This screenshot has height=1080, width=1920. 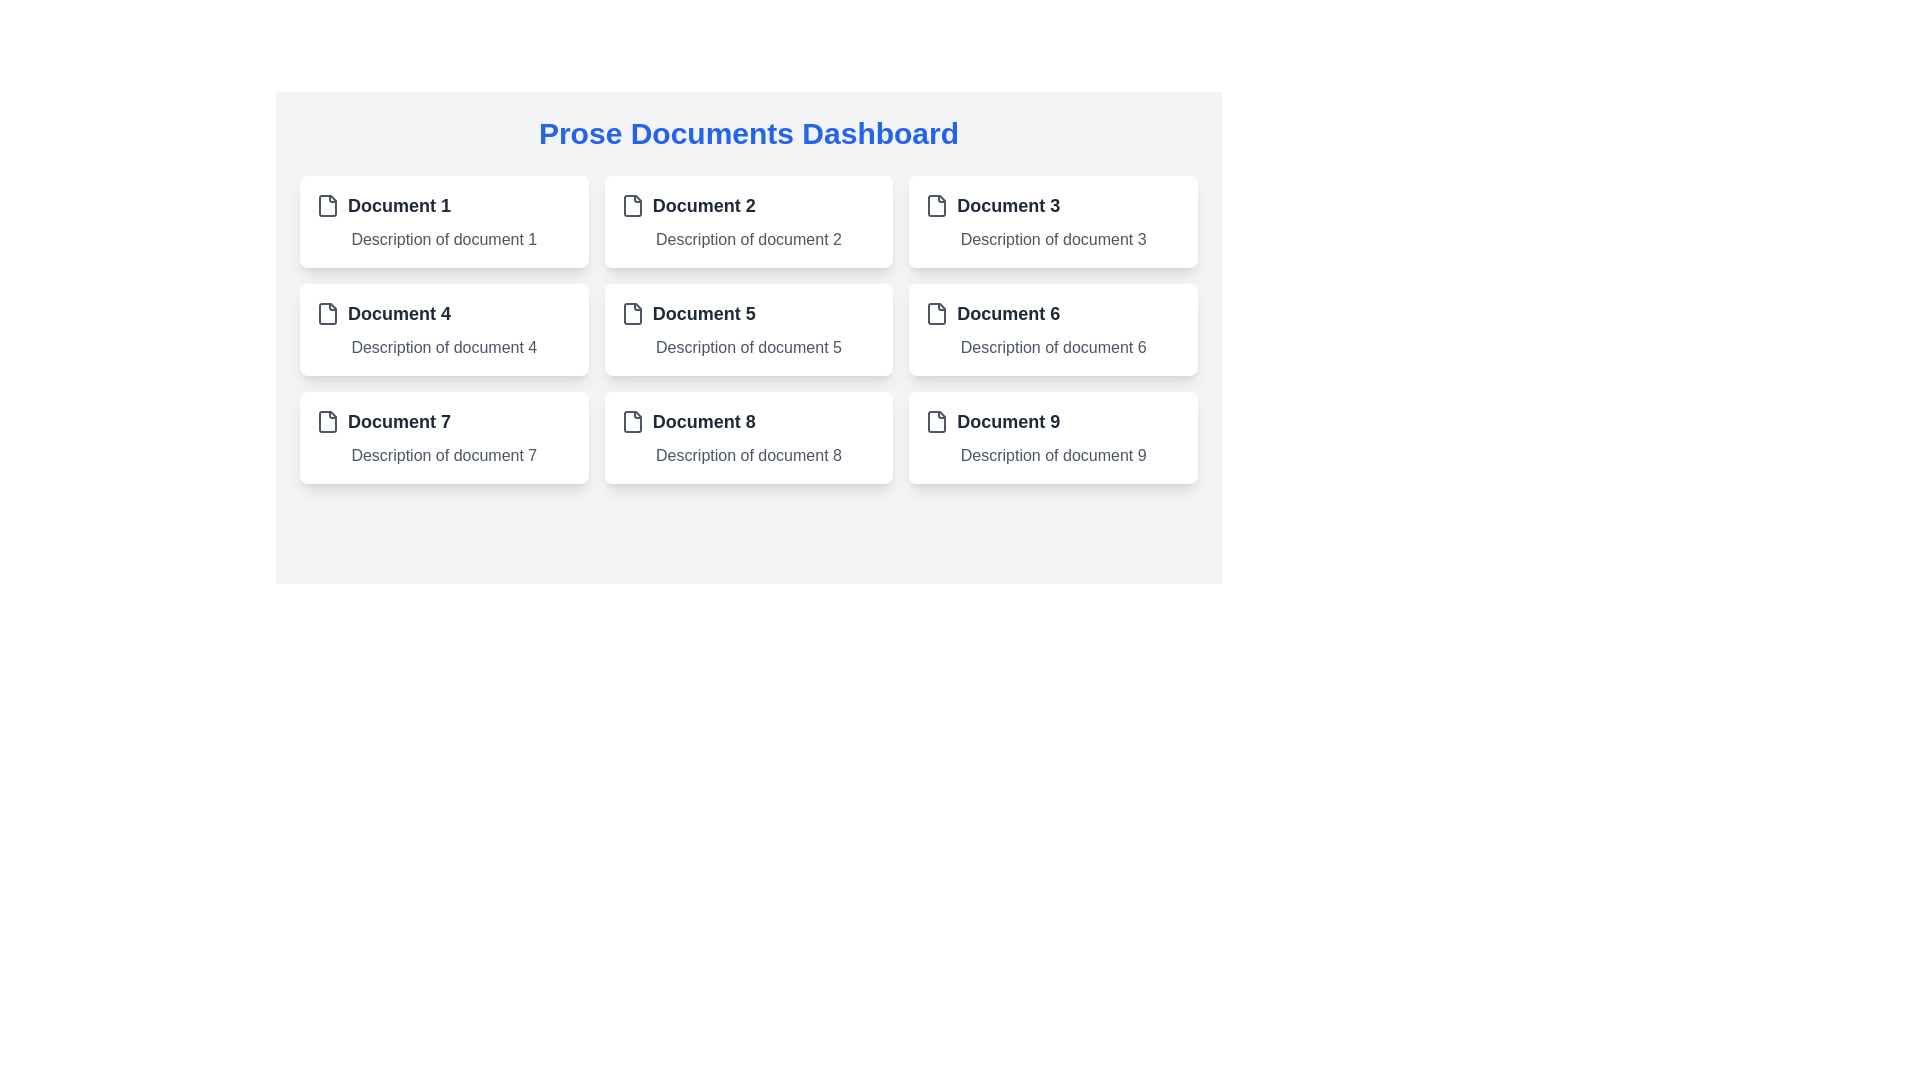 What do you see at coordinates (327, 420) in the screenshot?
I see `the document representation icon located in the bottom-left card of the grid layout, specifically in the third row and first column` at bounding box center [327, 420].